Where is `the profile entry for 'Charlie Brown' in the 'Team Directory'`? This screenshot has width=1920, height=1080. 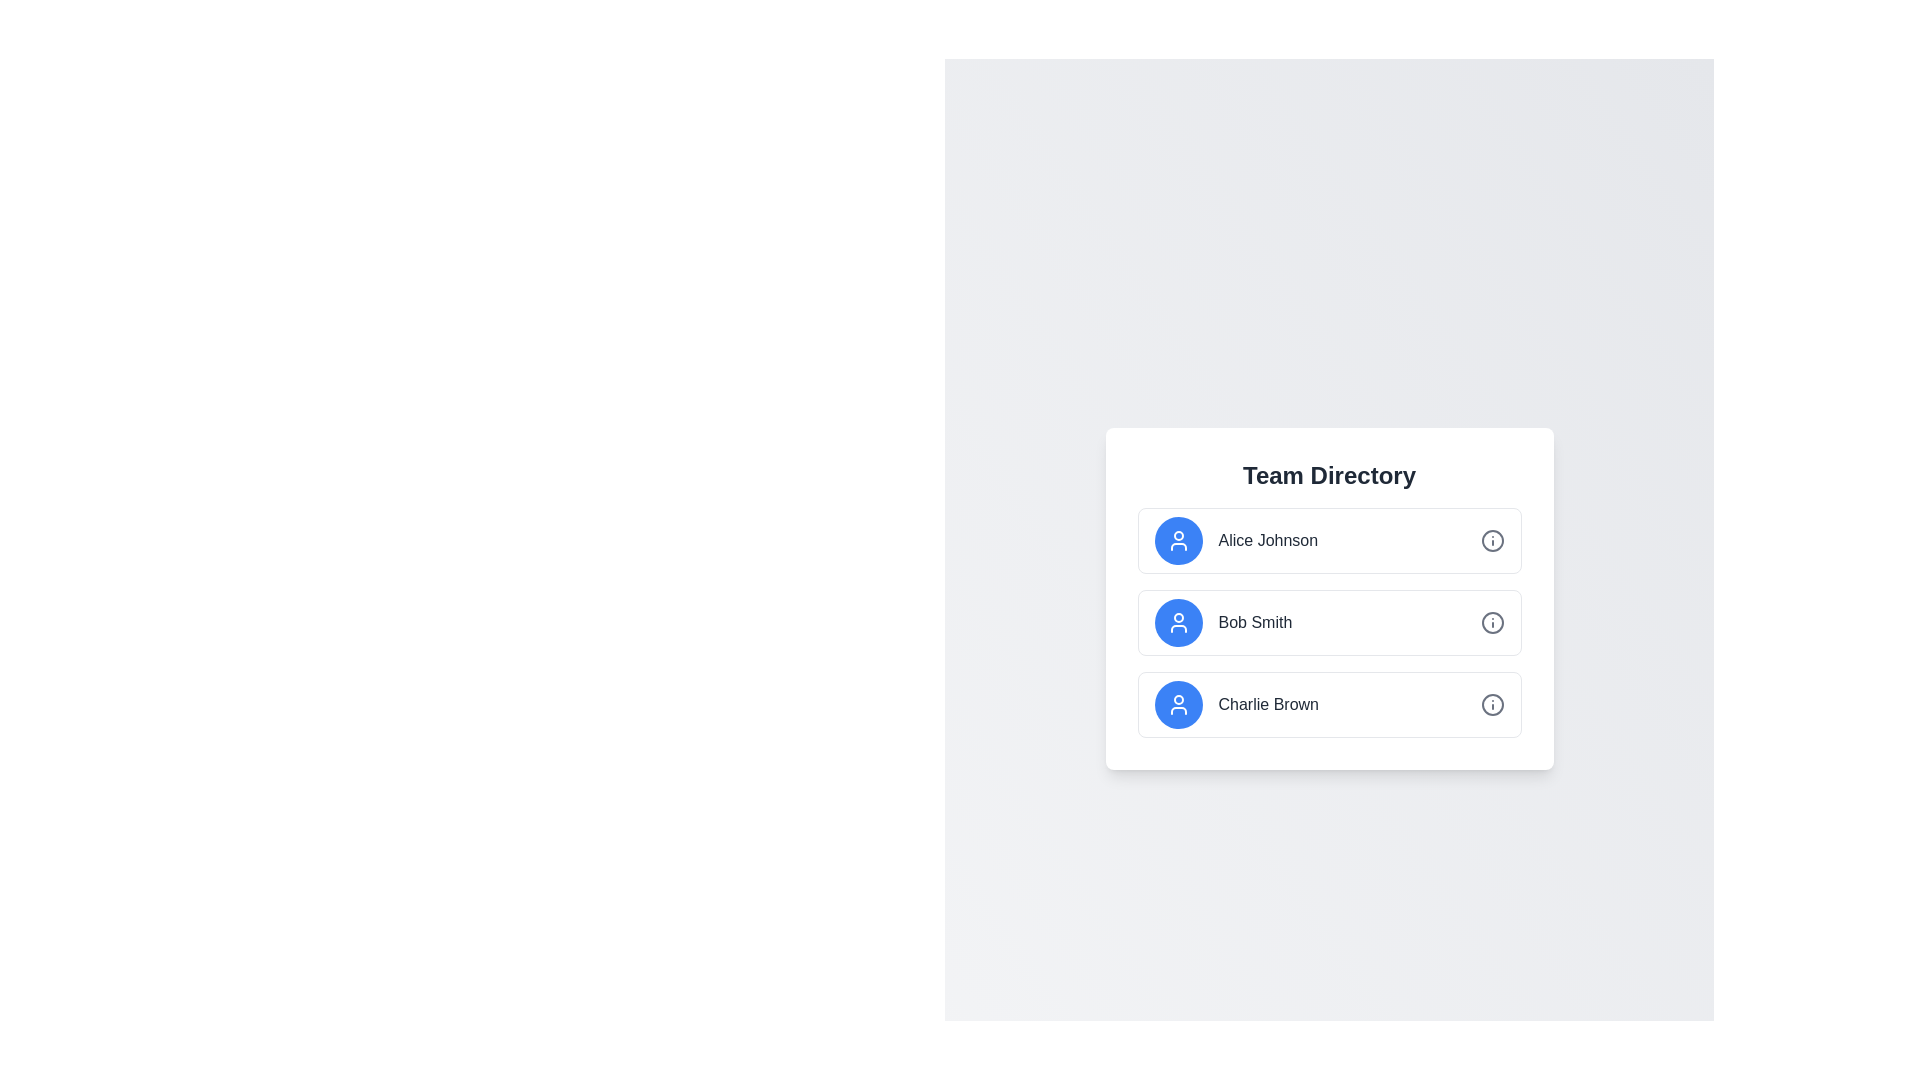
the profile entry for 'Charlie Brown' in the 'Team Directory' is located at coordinates (1235, 704).